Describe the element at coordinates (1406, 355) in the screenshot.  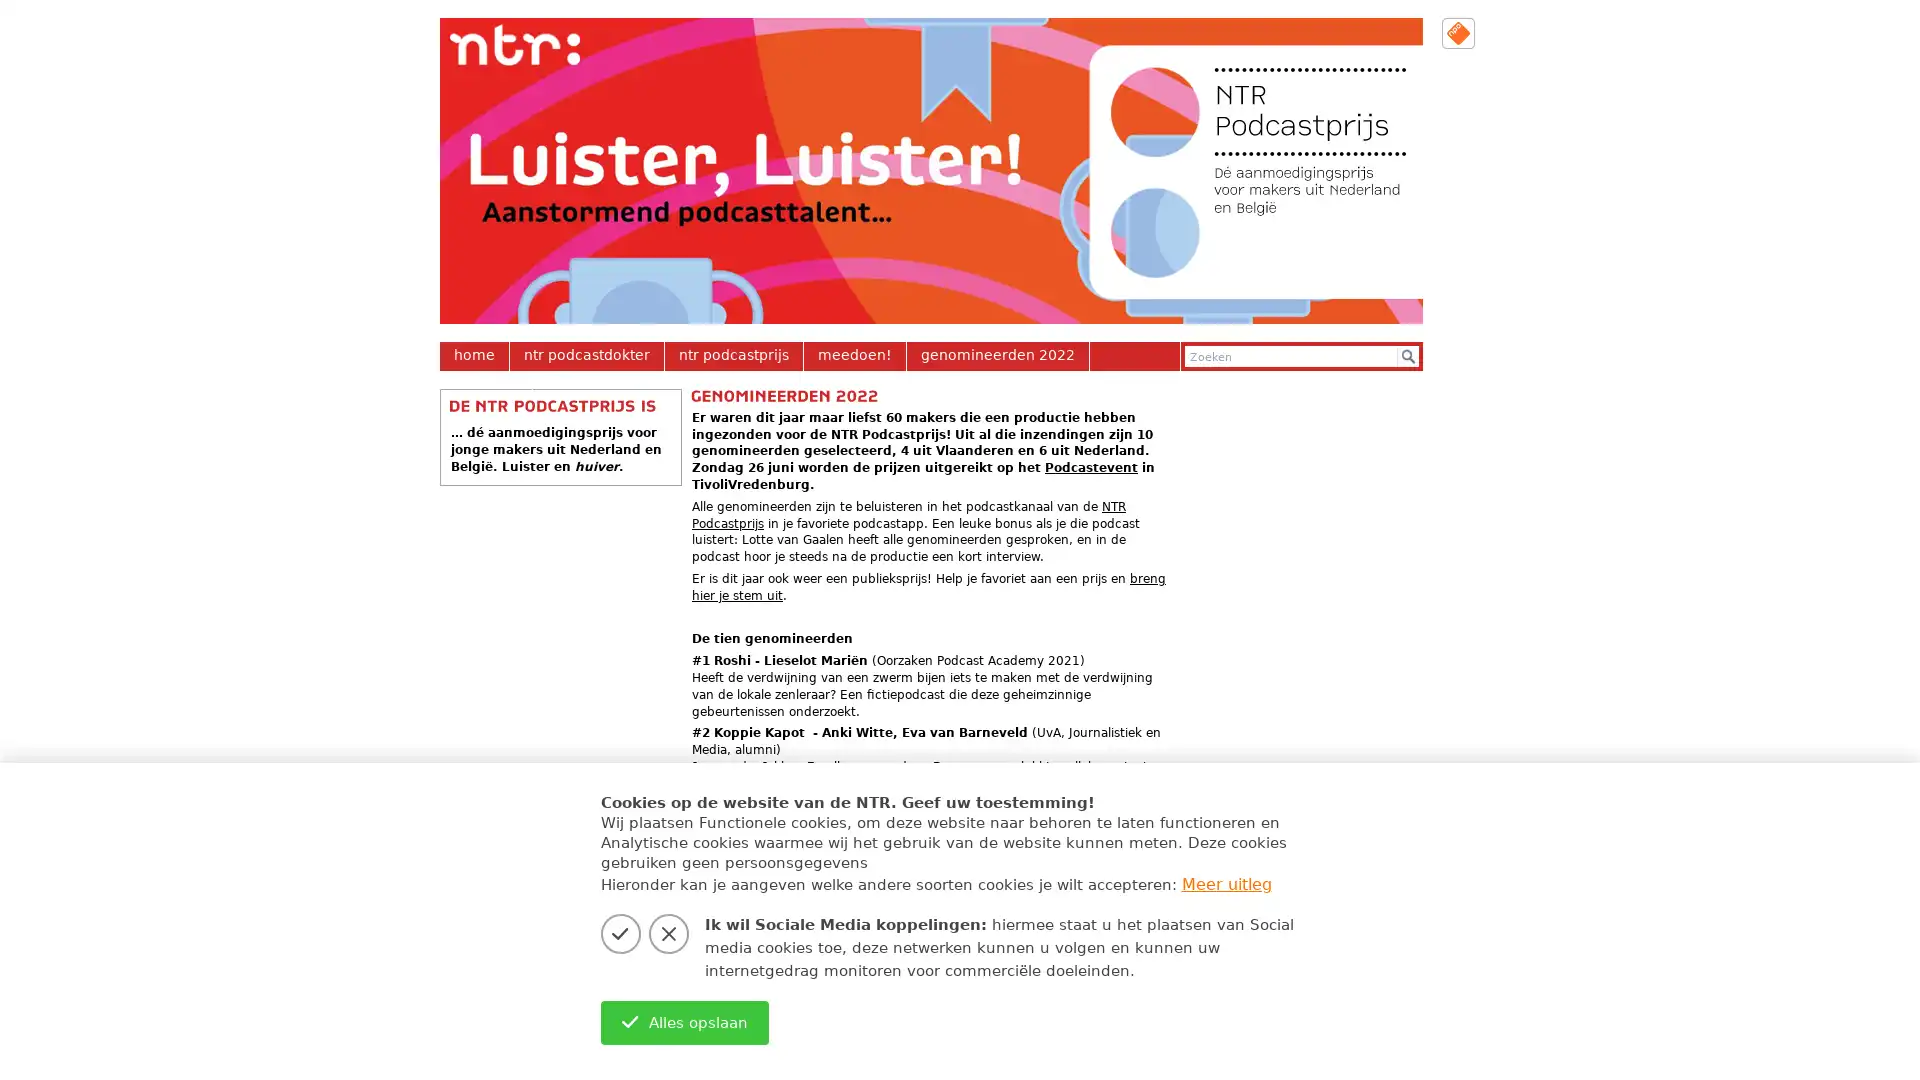
I see `Zoek` at that location.